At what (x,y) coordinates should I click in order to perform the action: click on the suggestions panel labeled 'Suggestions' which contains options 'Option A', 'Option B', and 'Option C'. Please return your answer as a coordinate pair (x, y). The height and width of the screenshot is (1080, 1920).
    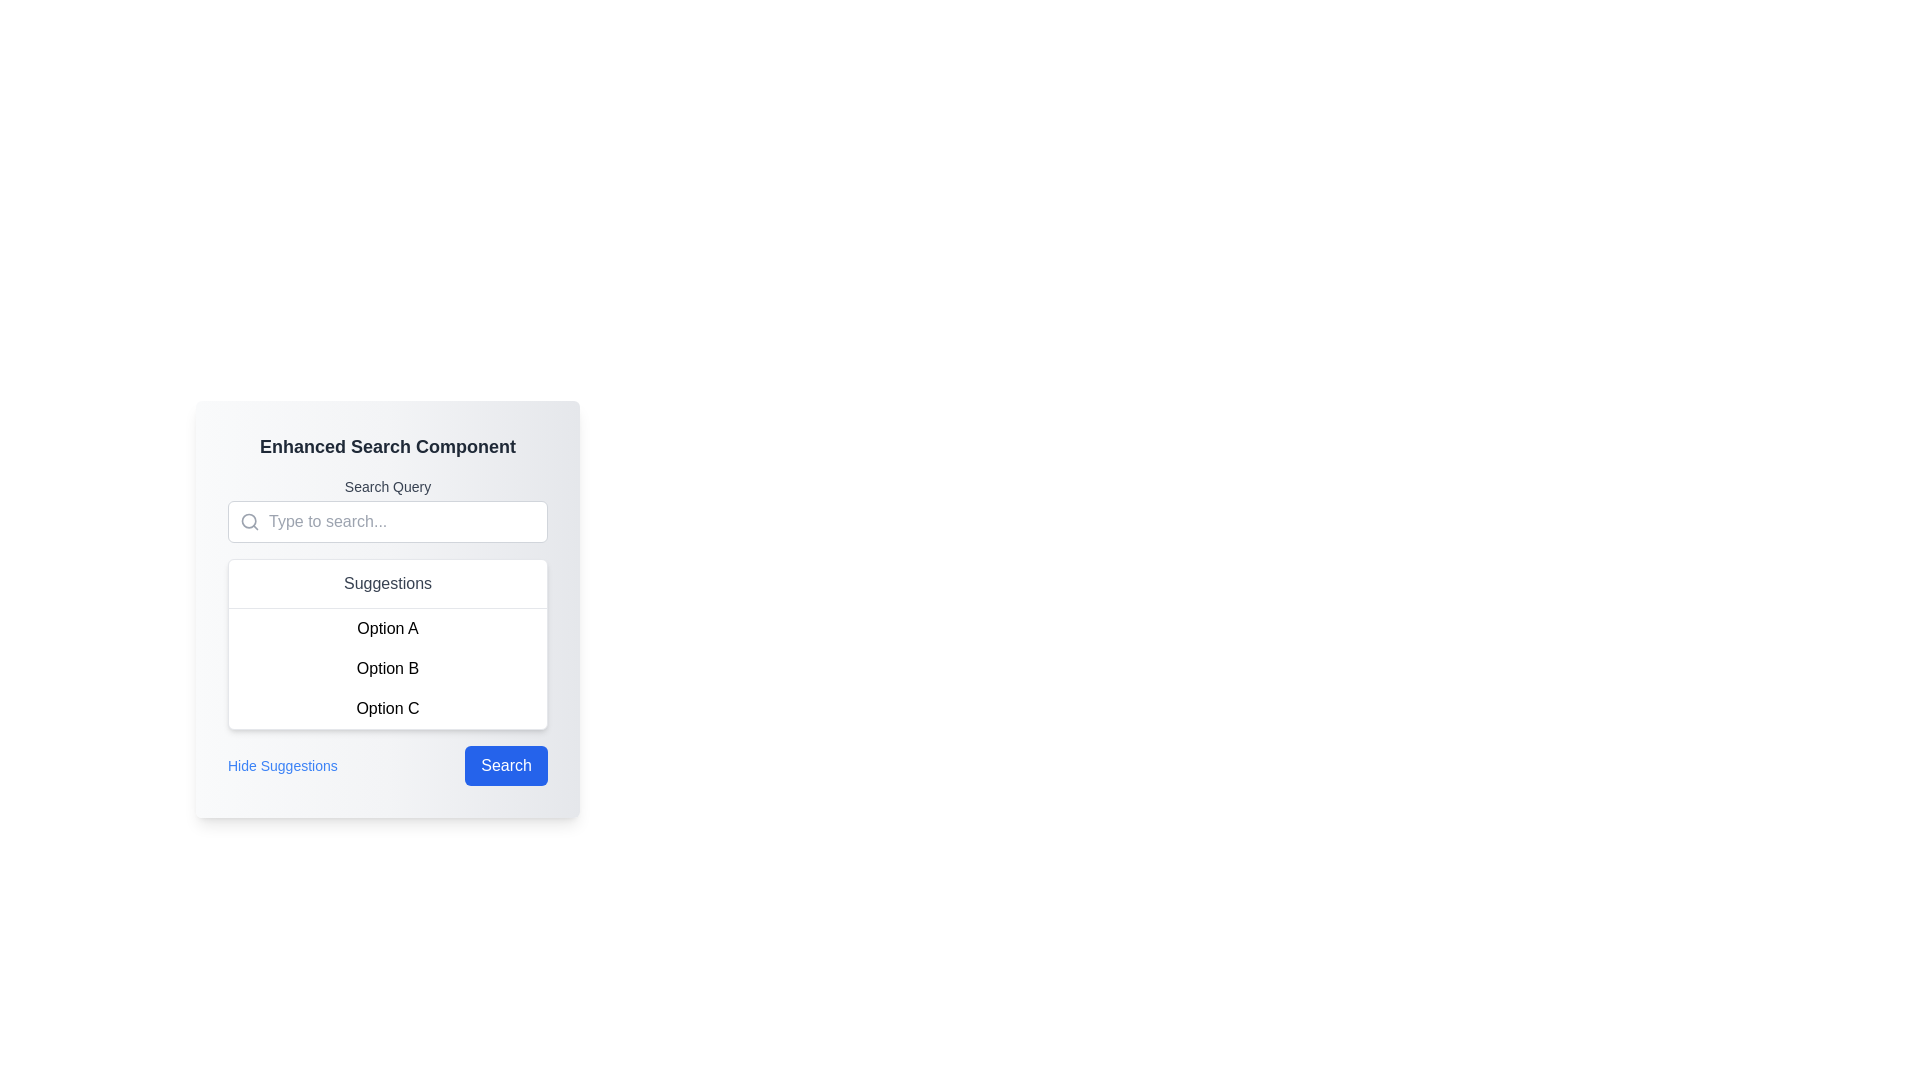
    Looking at the image, I should click on (388, 644).